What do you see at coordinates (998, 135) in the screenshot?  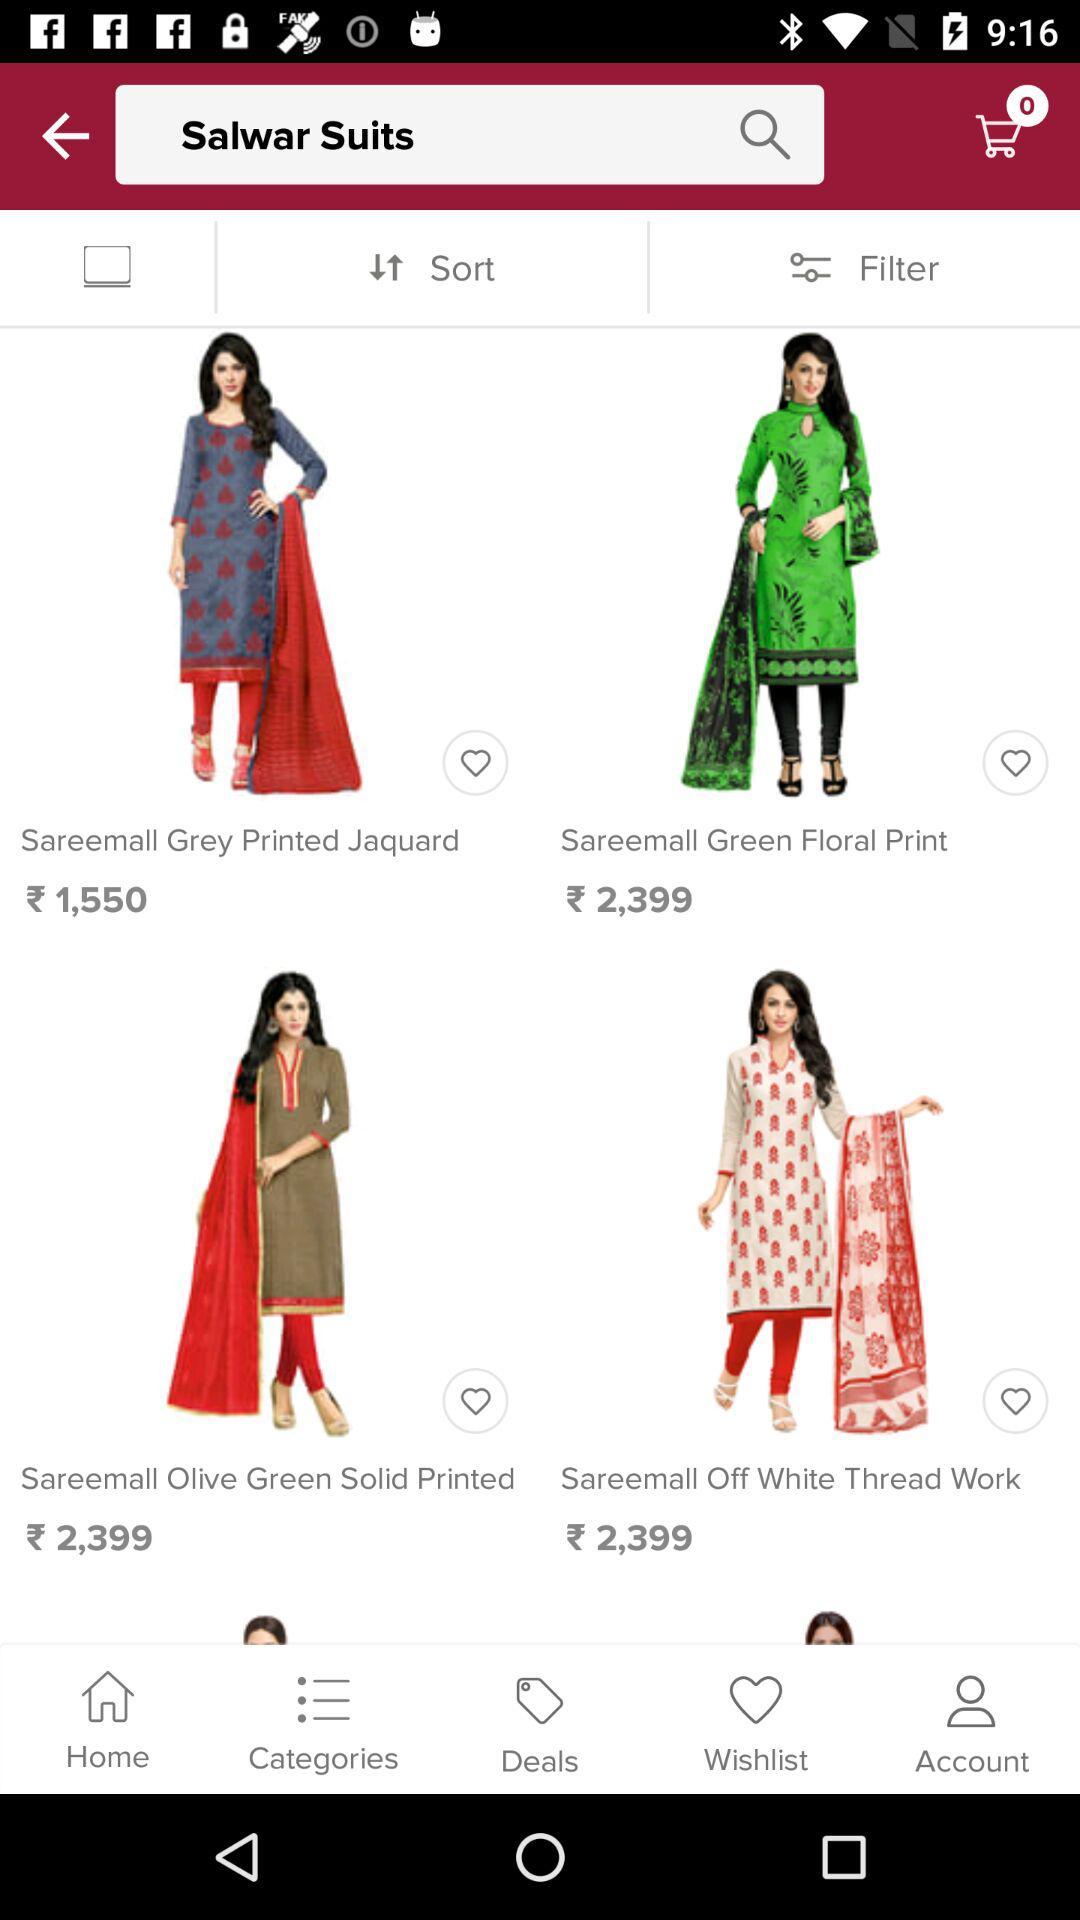 I see `display cart content` at bounding box center [998, 135].